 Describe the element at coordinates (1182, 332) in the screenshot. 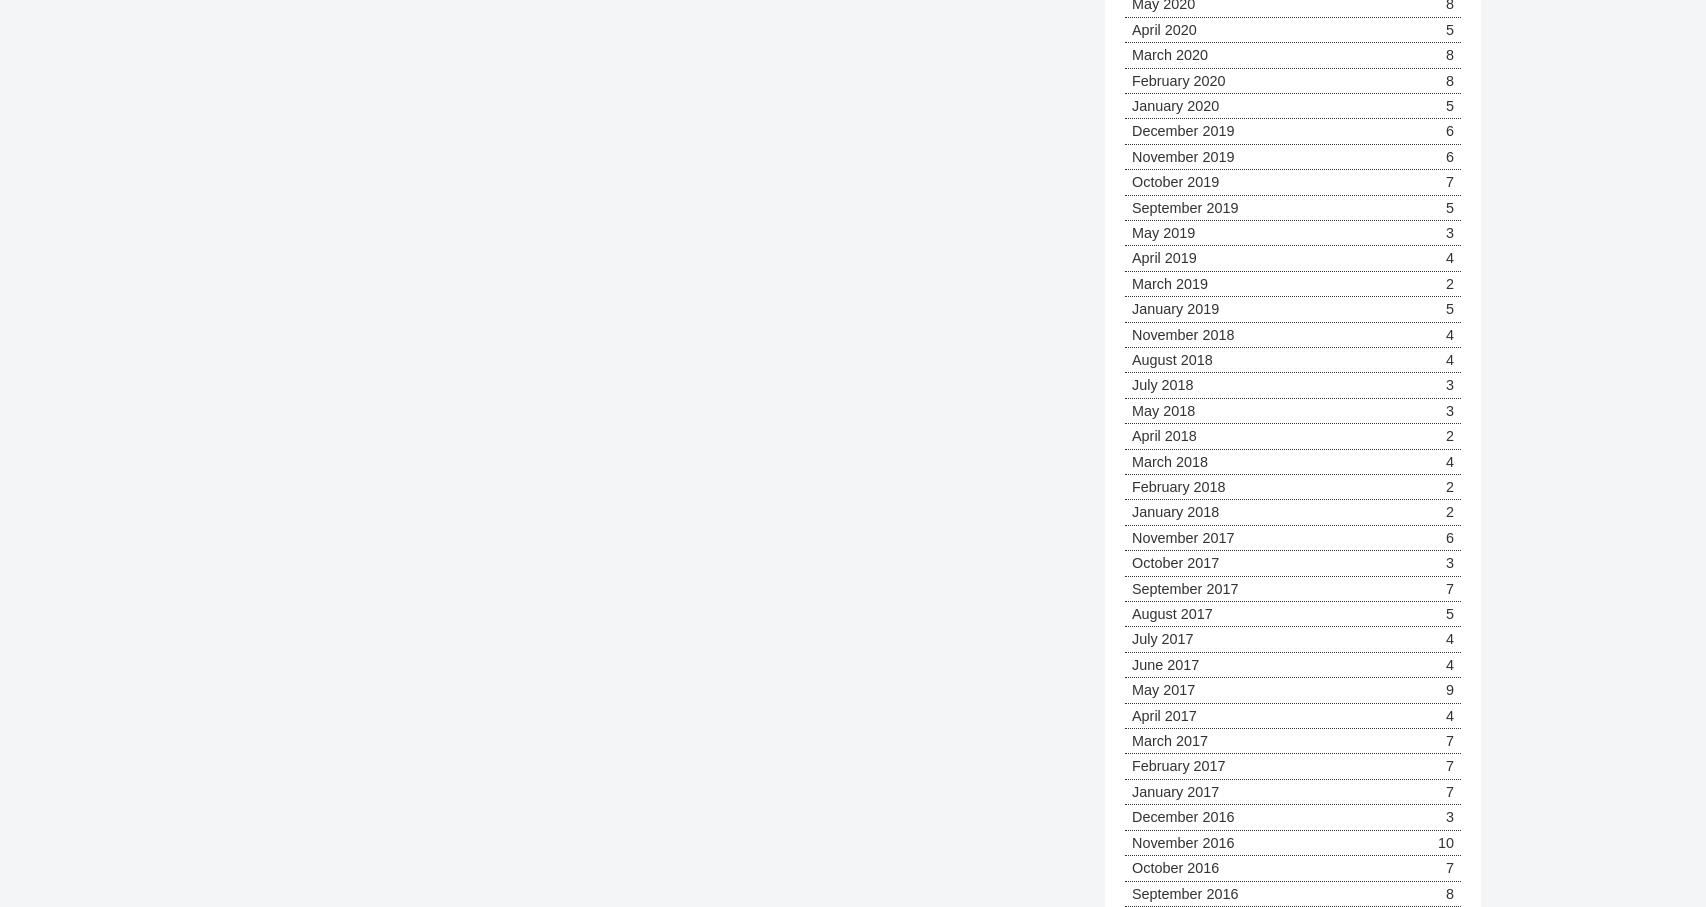

I see `'November 2018'` at that location.